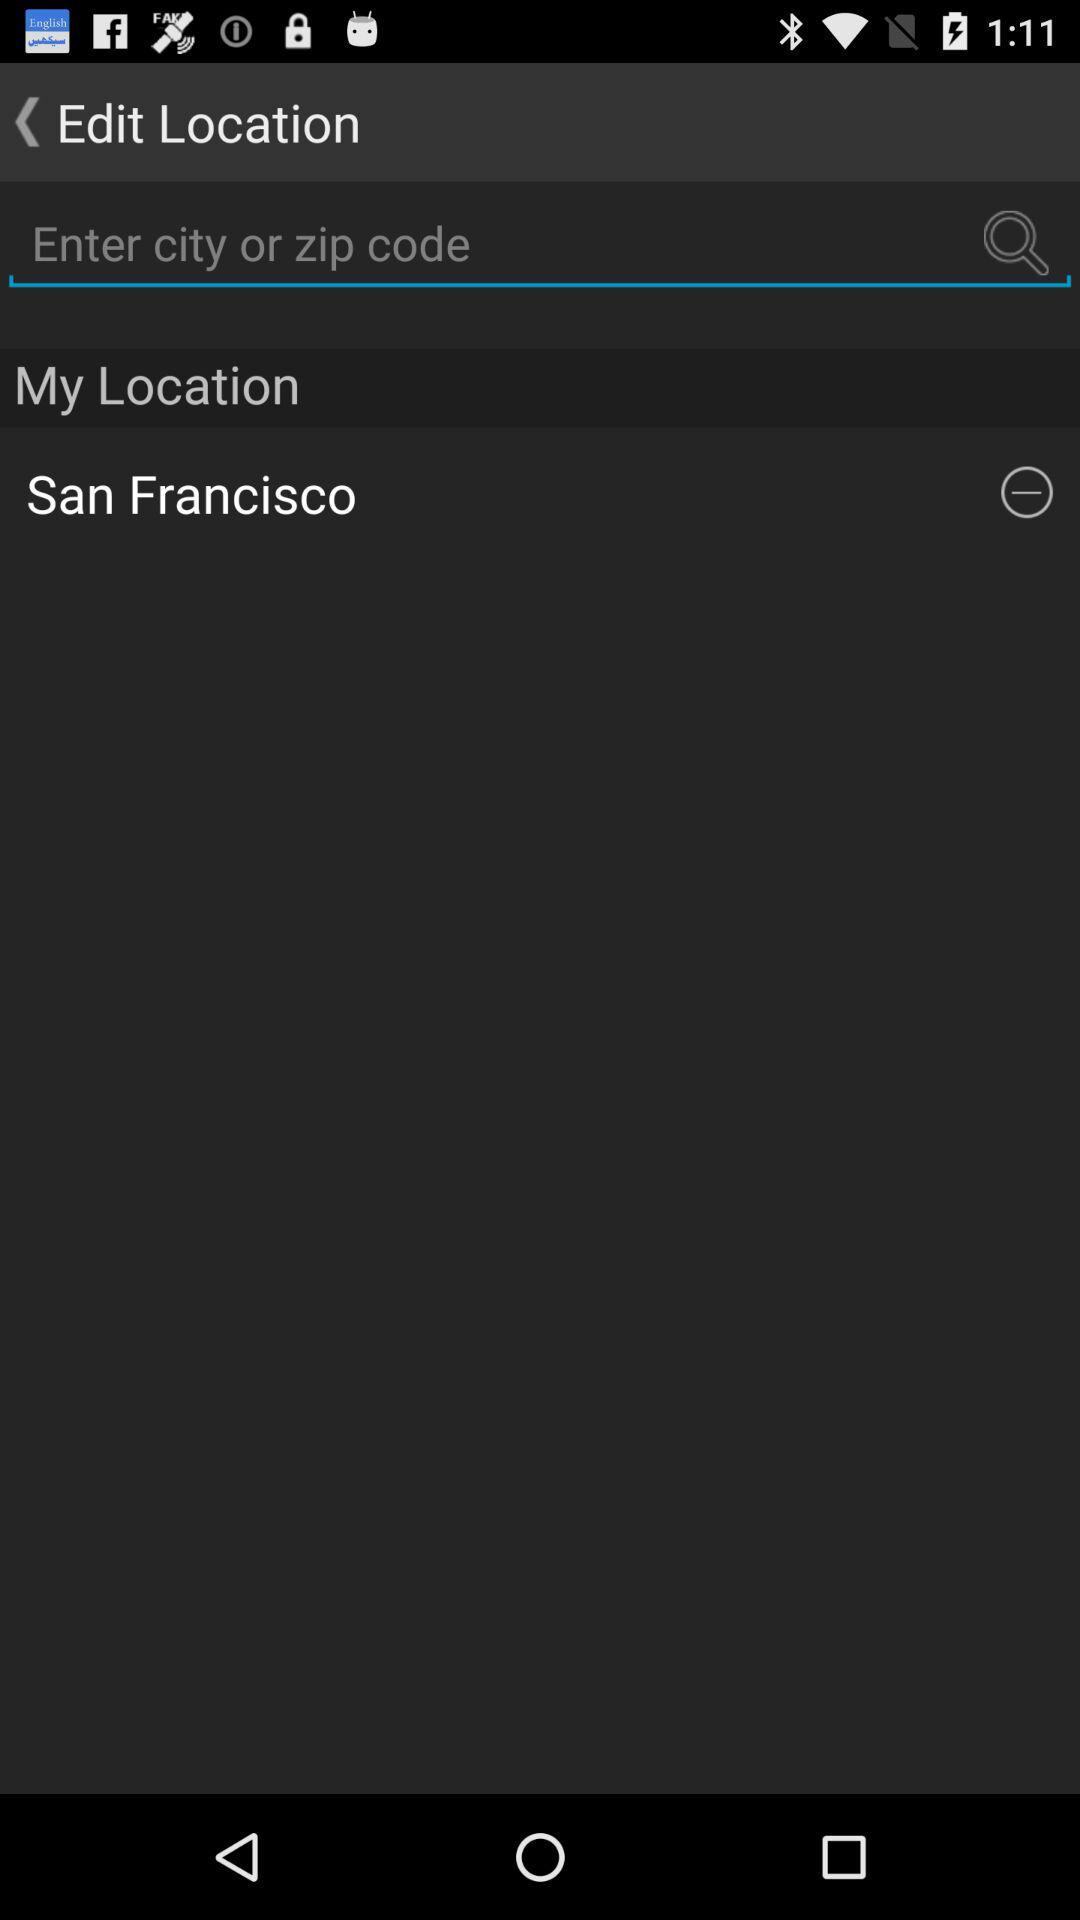 Image resolution: width=1080 pixels, height=1920 pixels. I want to click on the edit location button, so click(180, 120).